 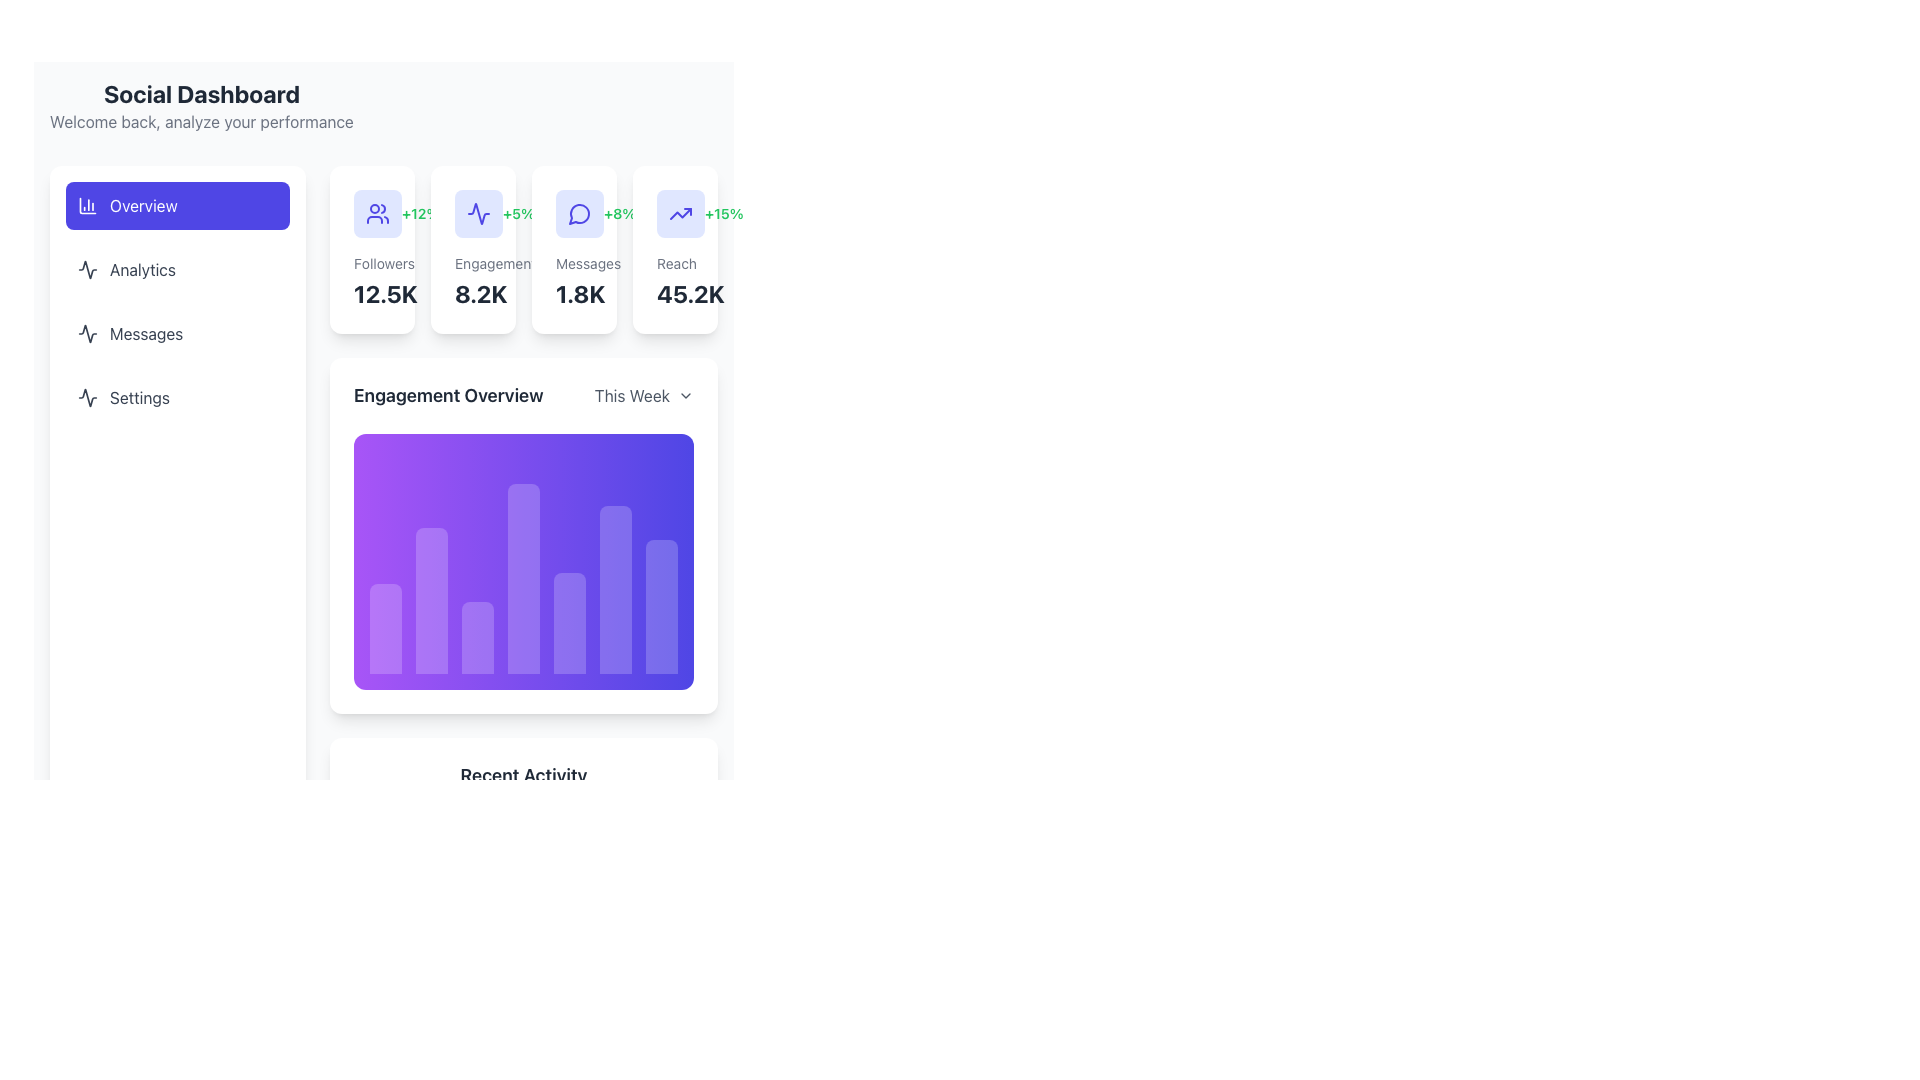 I want to click on text label displaying 'Reach' located within a white card UI component, positioned above the numerical text '45.2K', so click(x=675, y=262).